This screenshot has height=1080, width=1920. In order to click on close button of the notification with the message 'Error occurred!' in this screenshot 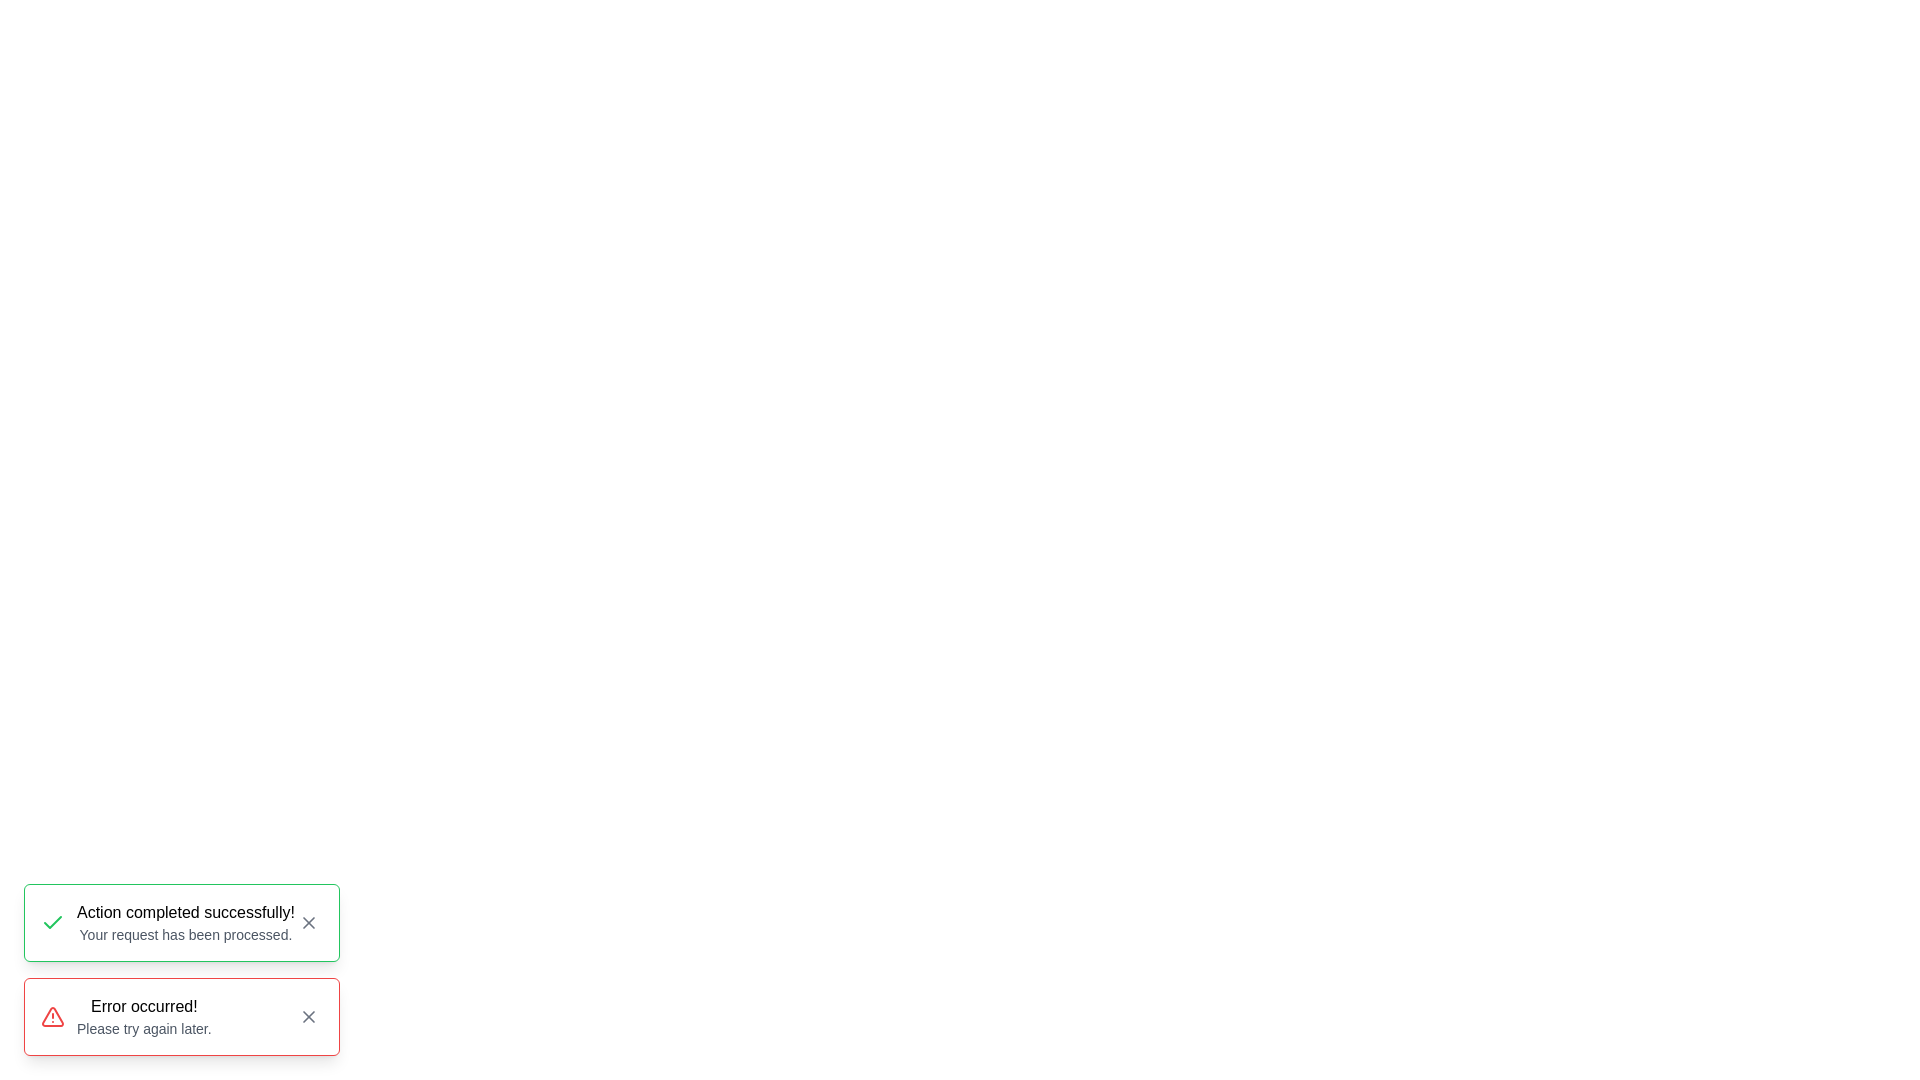, I will do `click(307, 1017)`.